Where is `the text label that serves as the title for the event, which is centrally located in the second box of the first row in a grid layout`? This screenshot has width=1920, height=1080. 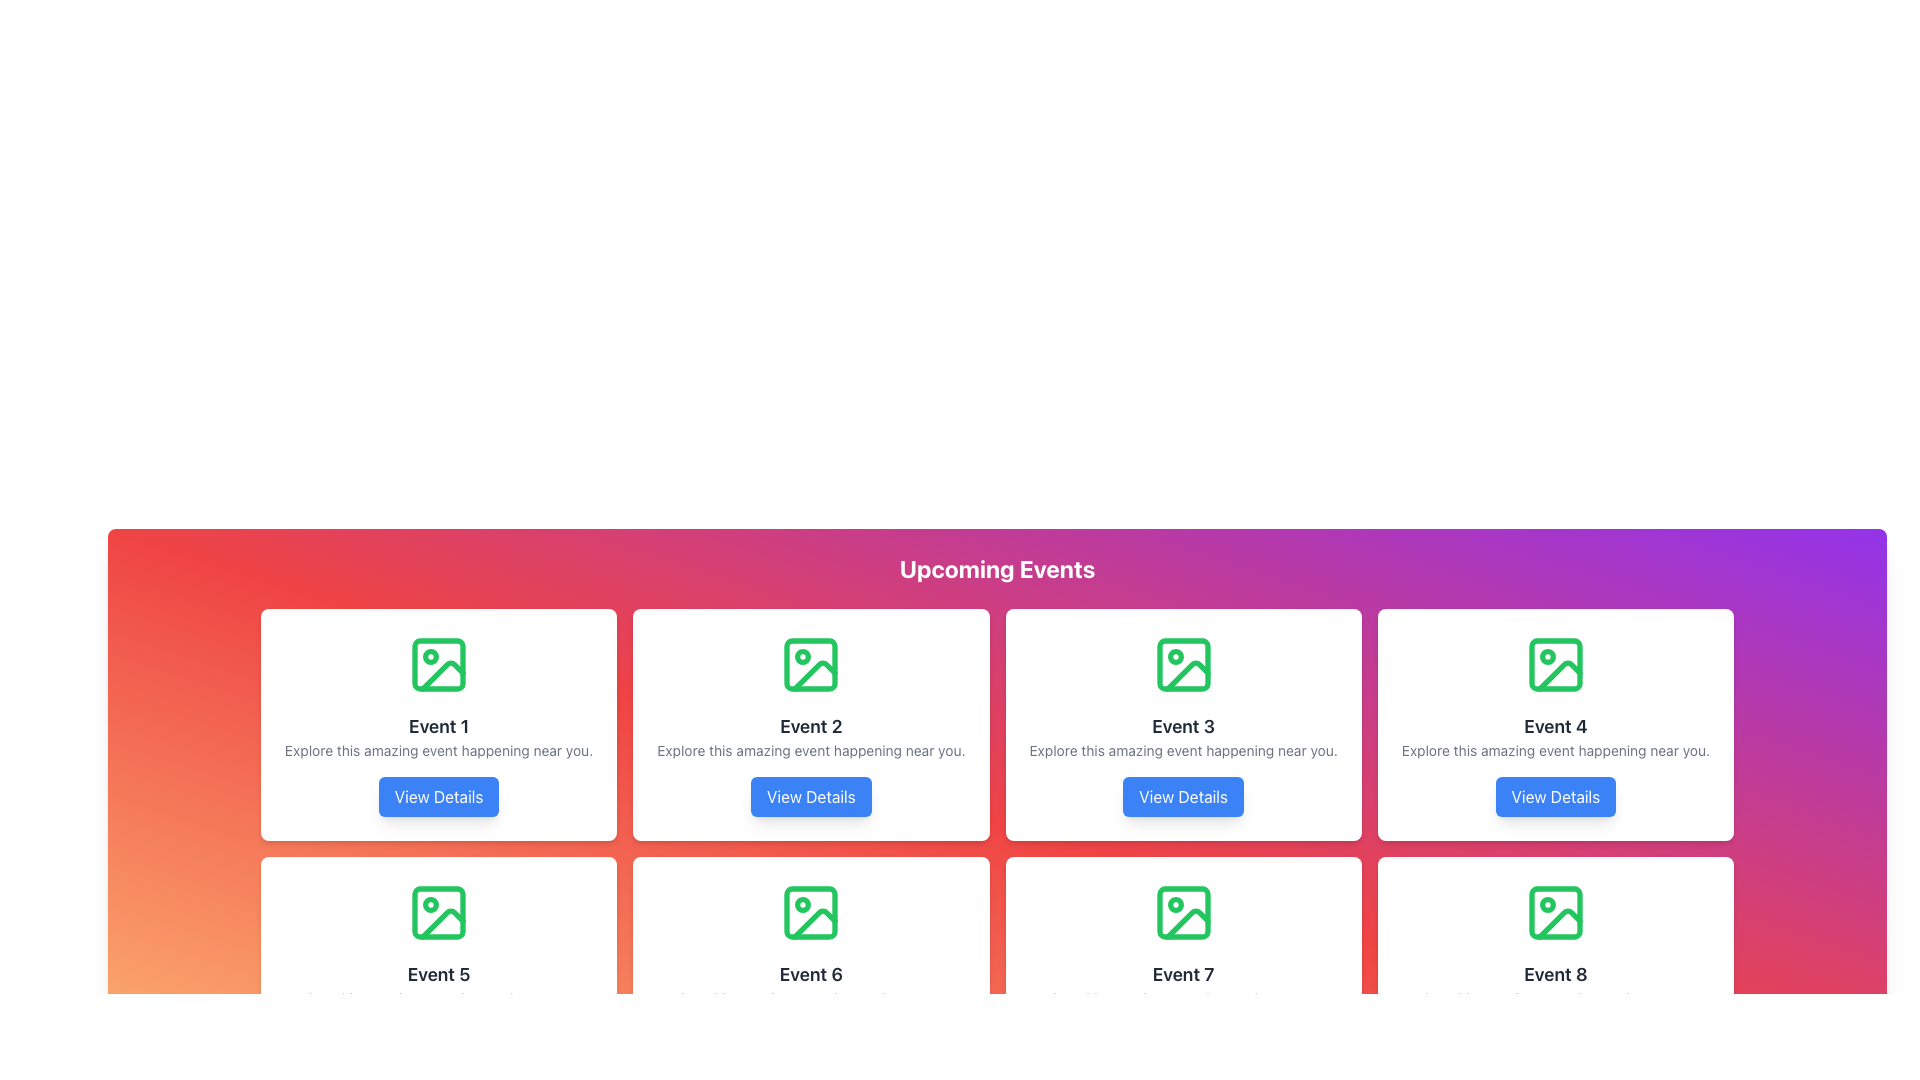 the text label that serves as the title for the event, which is centrally located in the second box of the first row in a grid layout is located at coordinates (811, 726).